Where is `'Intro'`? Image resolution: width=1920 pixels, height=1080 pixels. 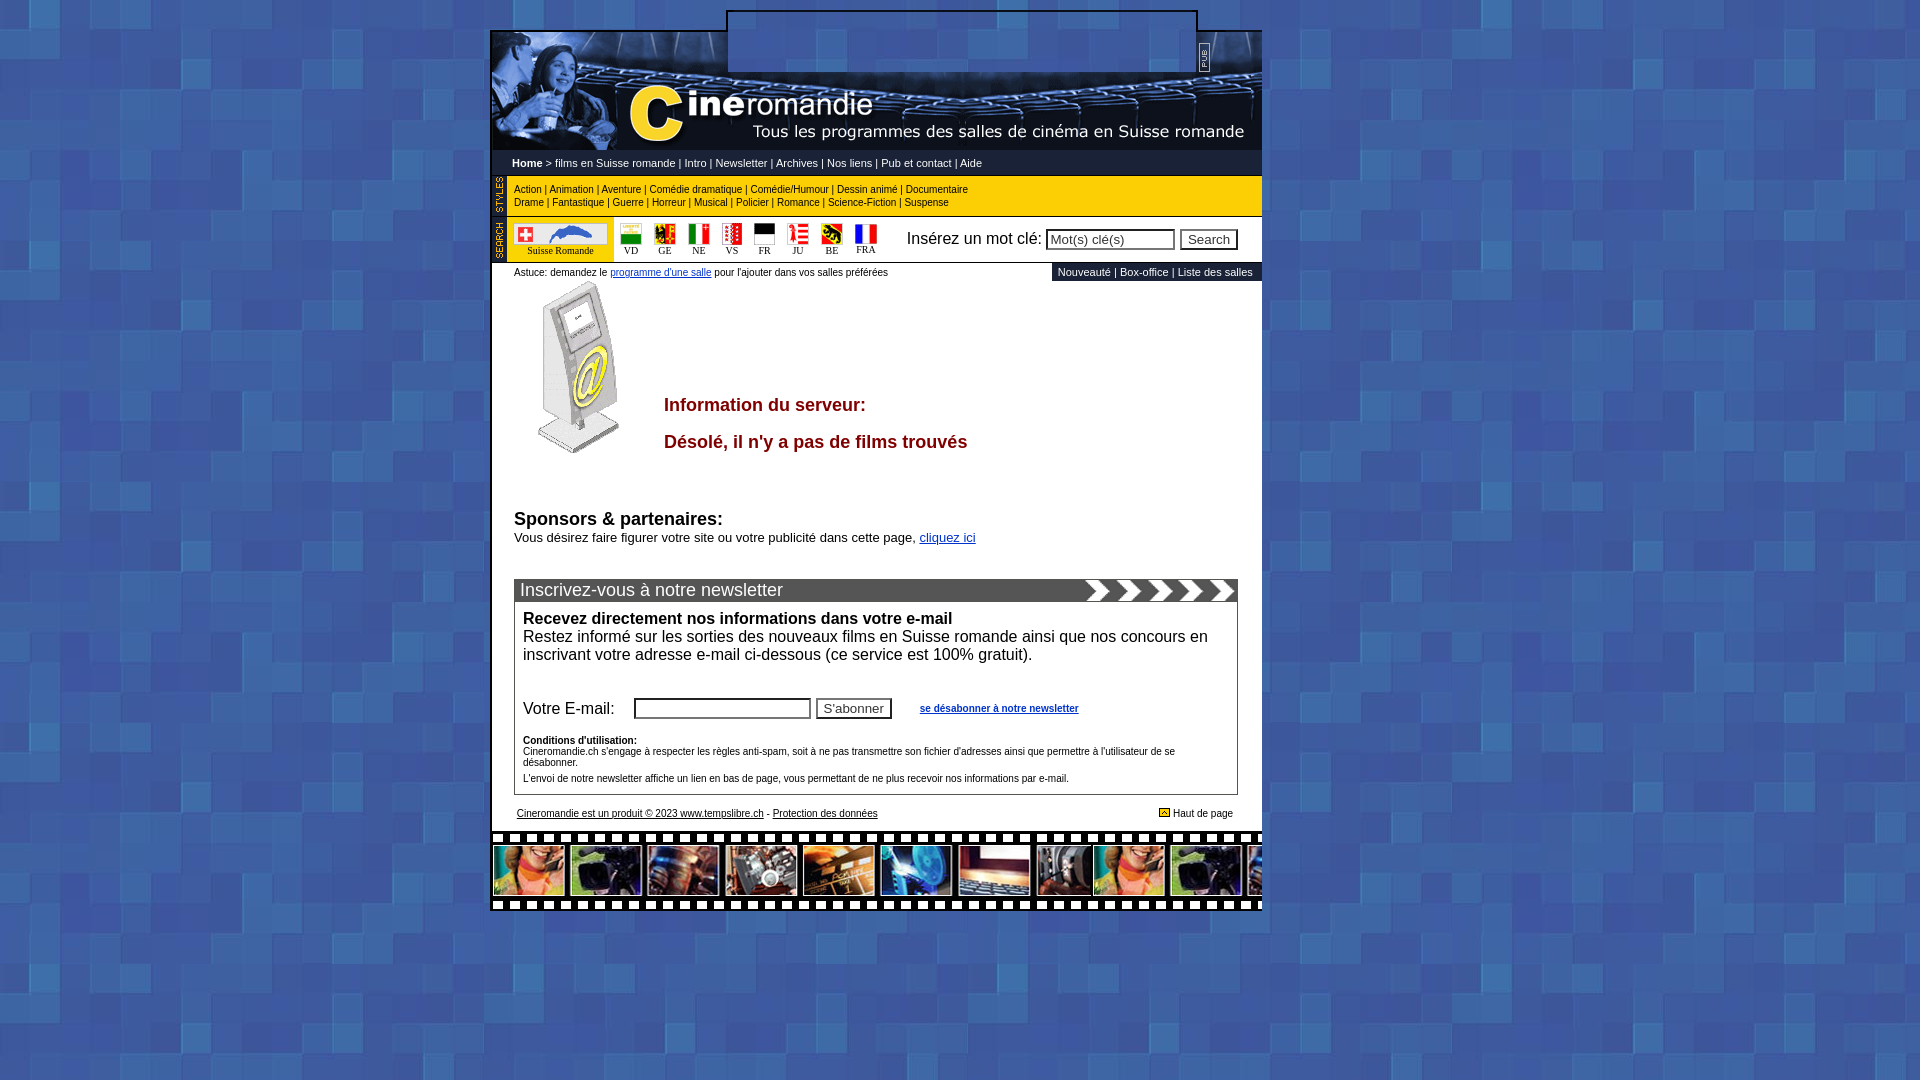 'Intro' is located at coordinates (696, 161).